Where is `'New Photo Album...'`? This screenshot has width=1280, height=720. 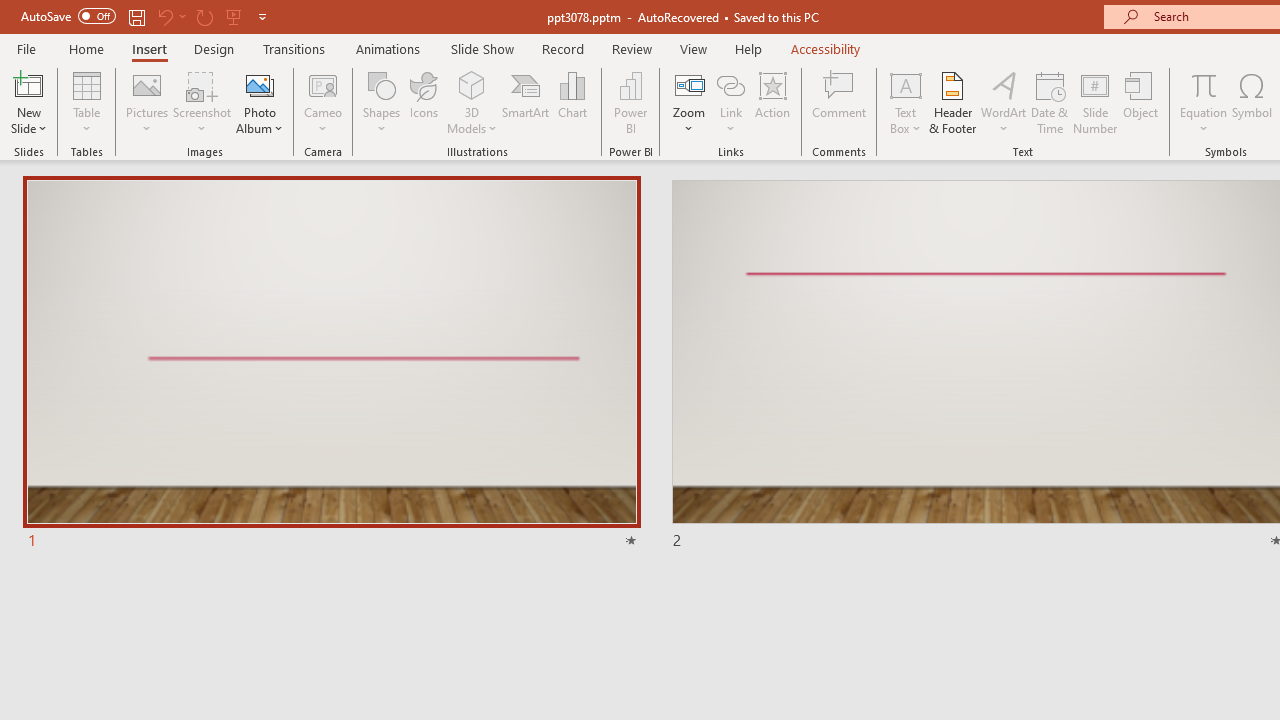 'New Photo Album...' is located at coordinates (258, 84).